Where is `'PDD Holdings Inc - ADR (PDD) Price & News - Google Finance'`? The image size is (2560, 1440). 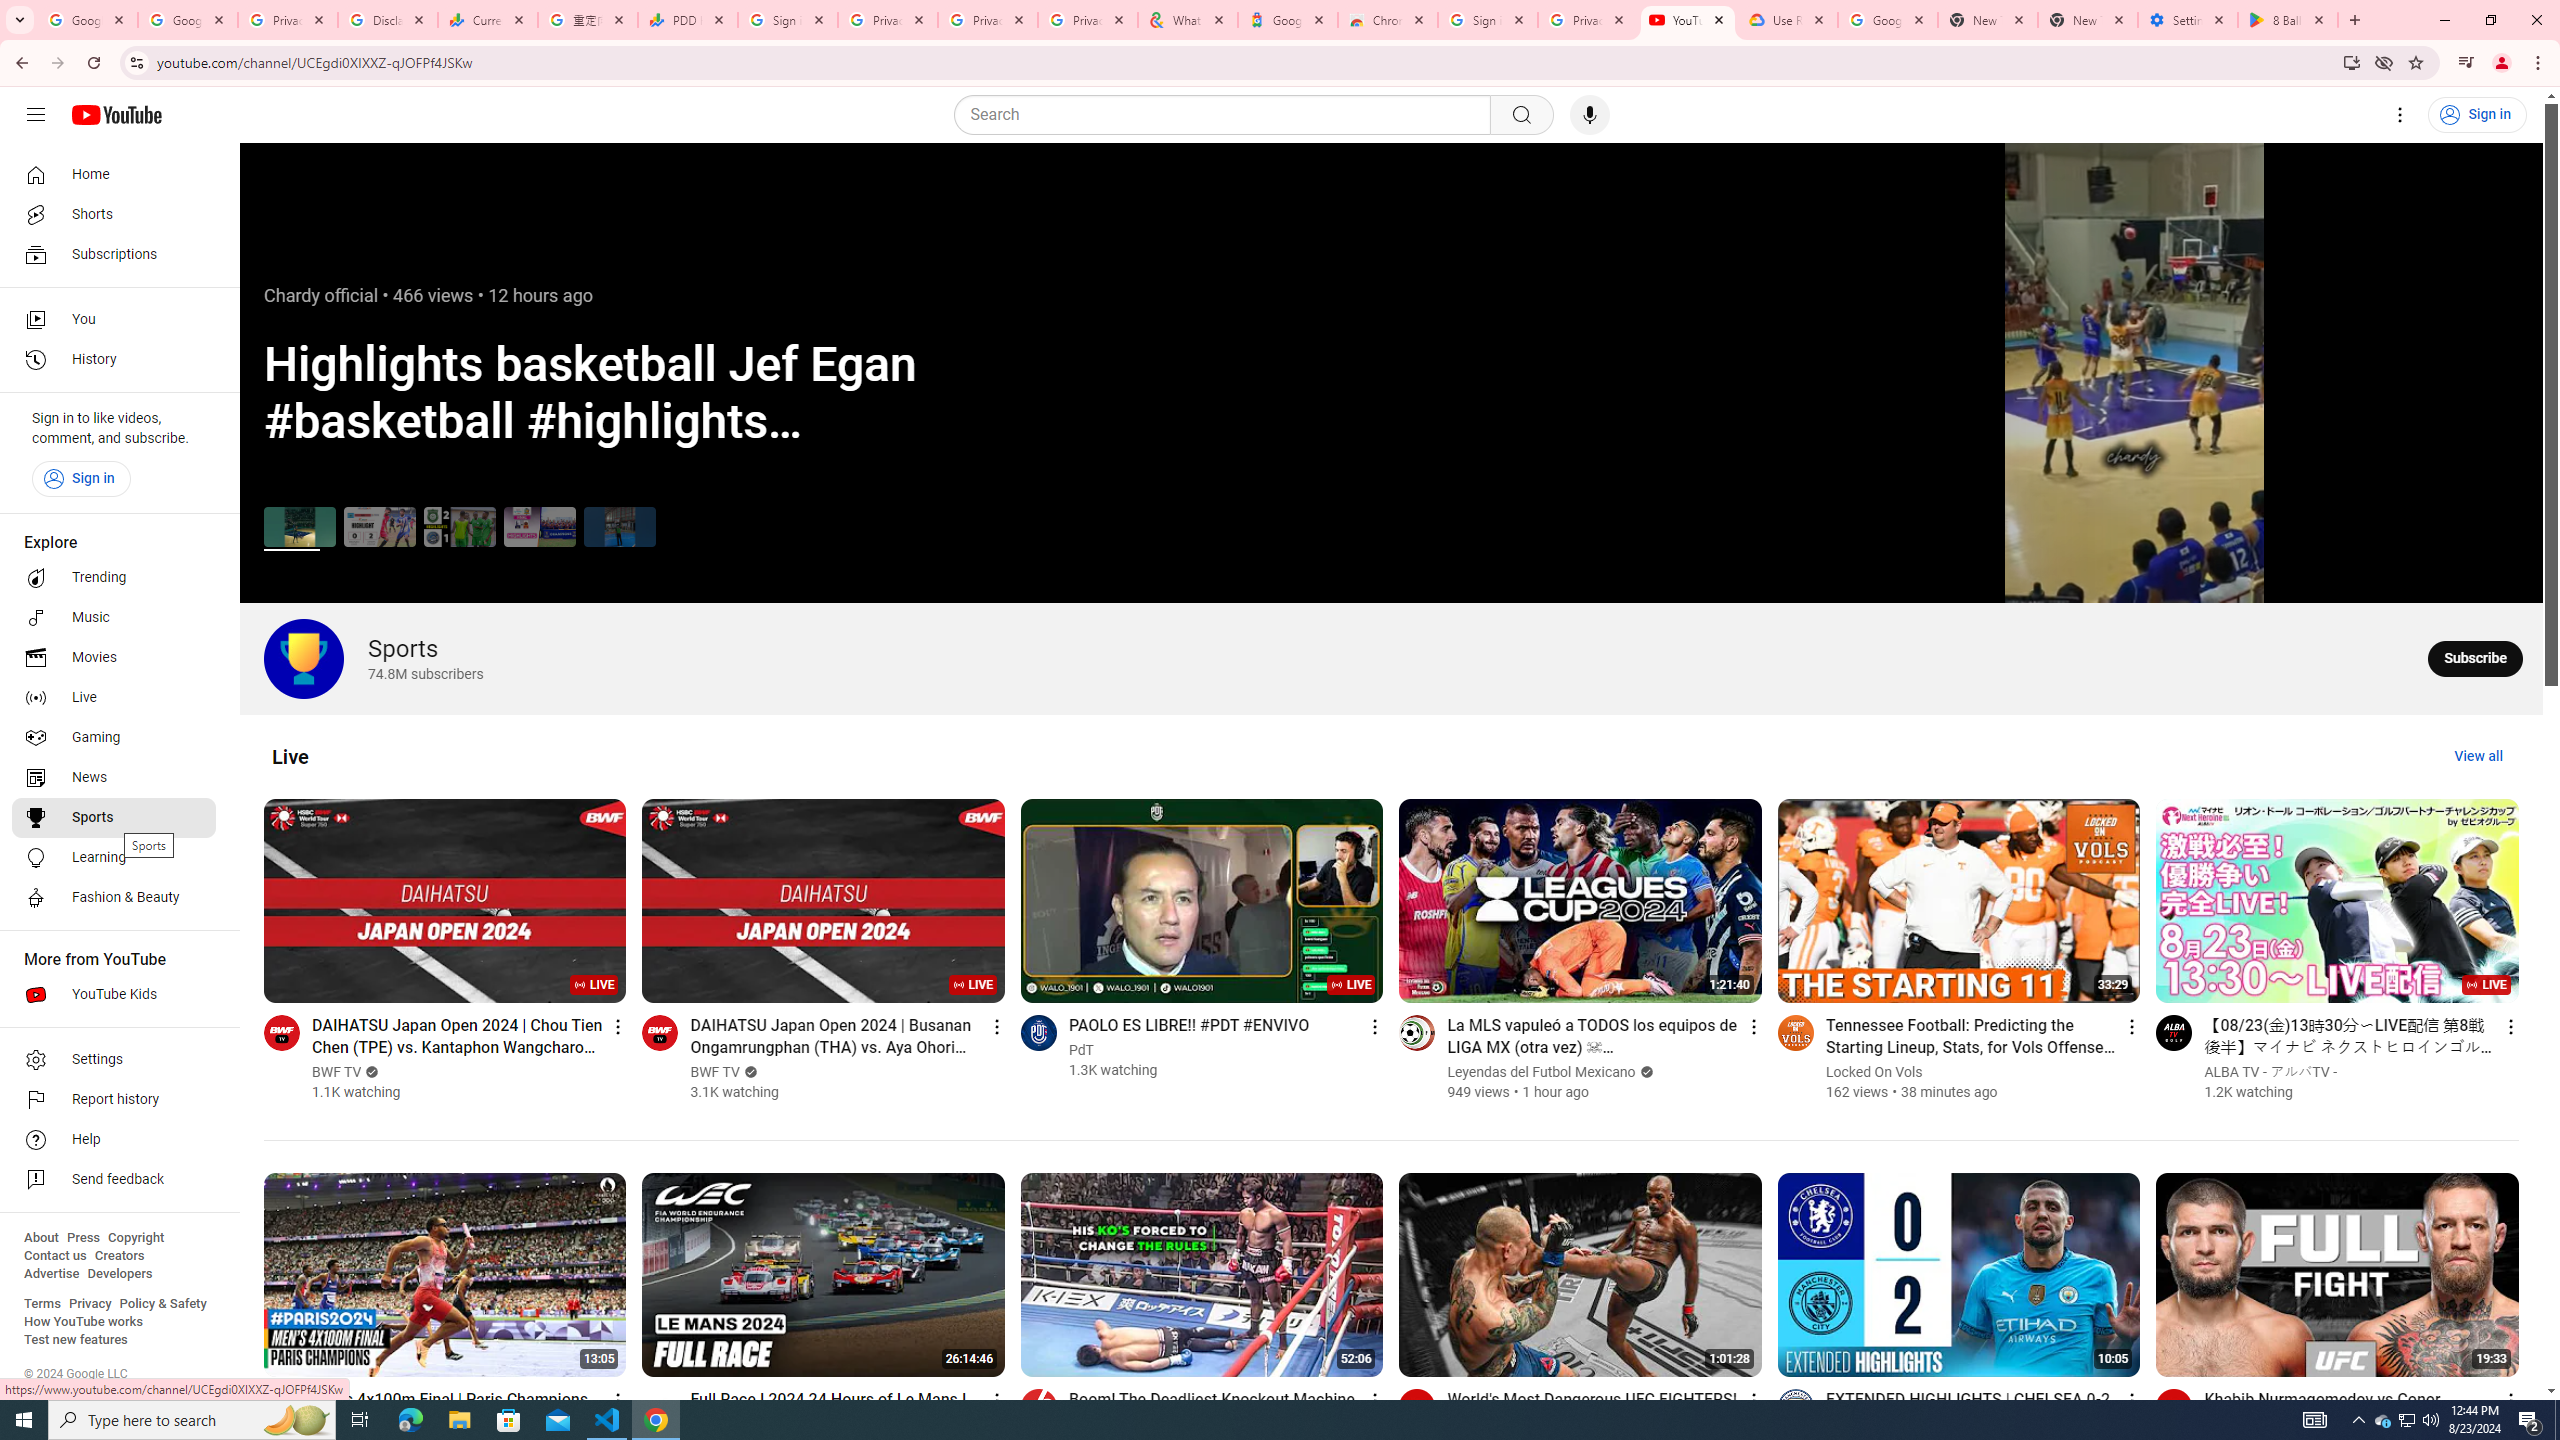 'PDD Holdings Inc - ADR (PDD) Price & News - Google Finance' is located at coordinates (688, 19).